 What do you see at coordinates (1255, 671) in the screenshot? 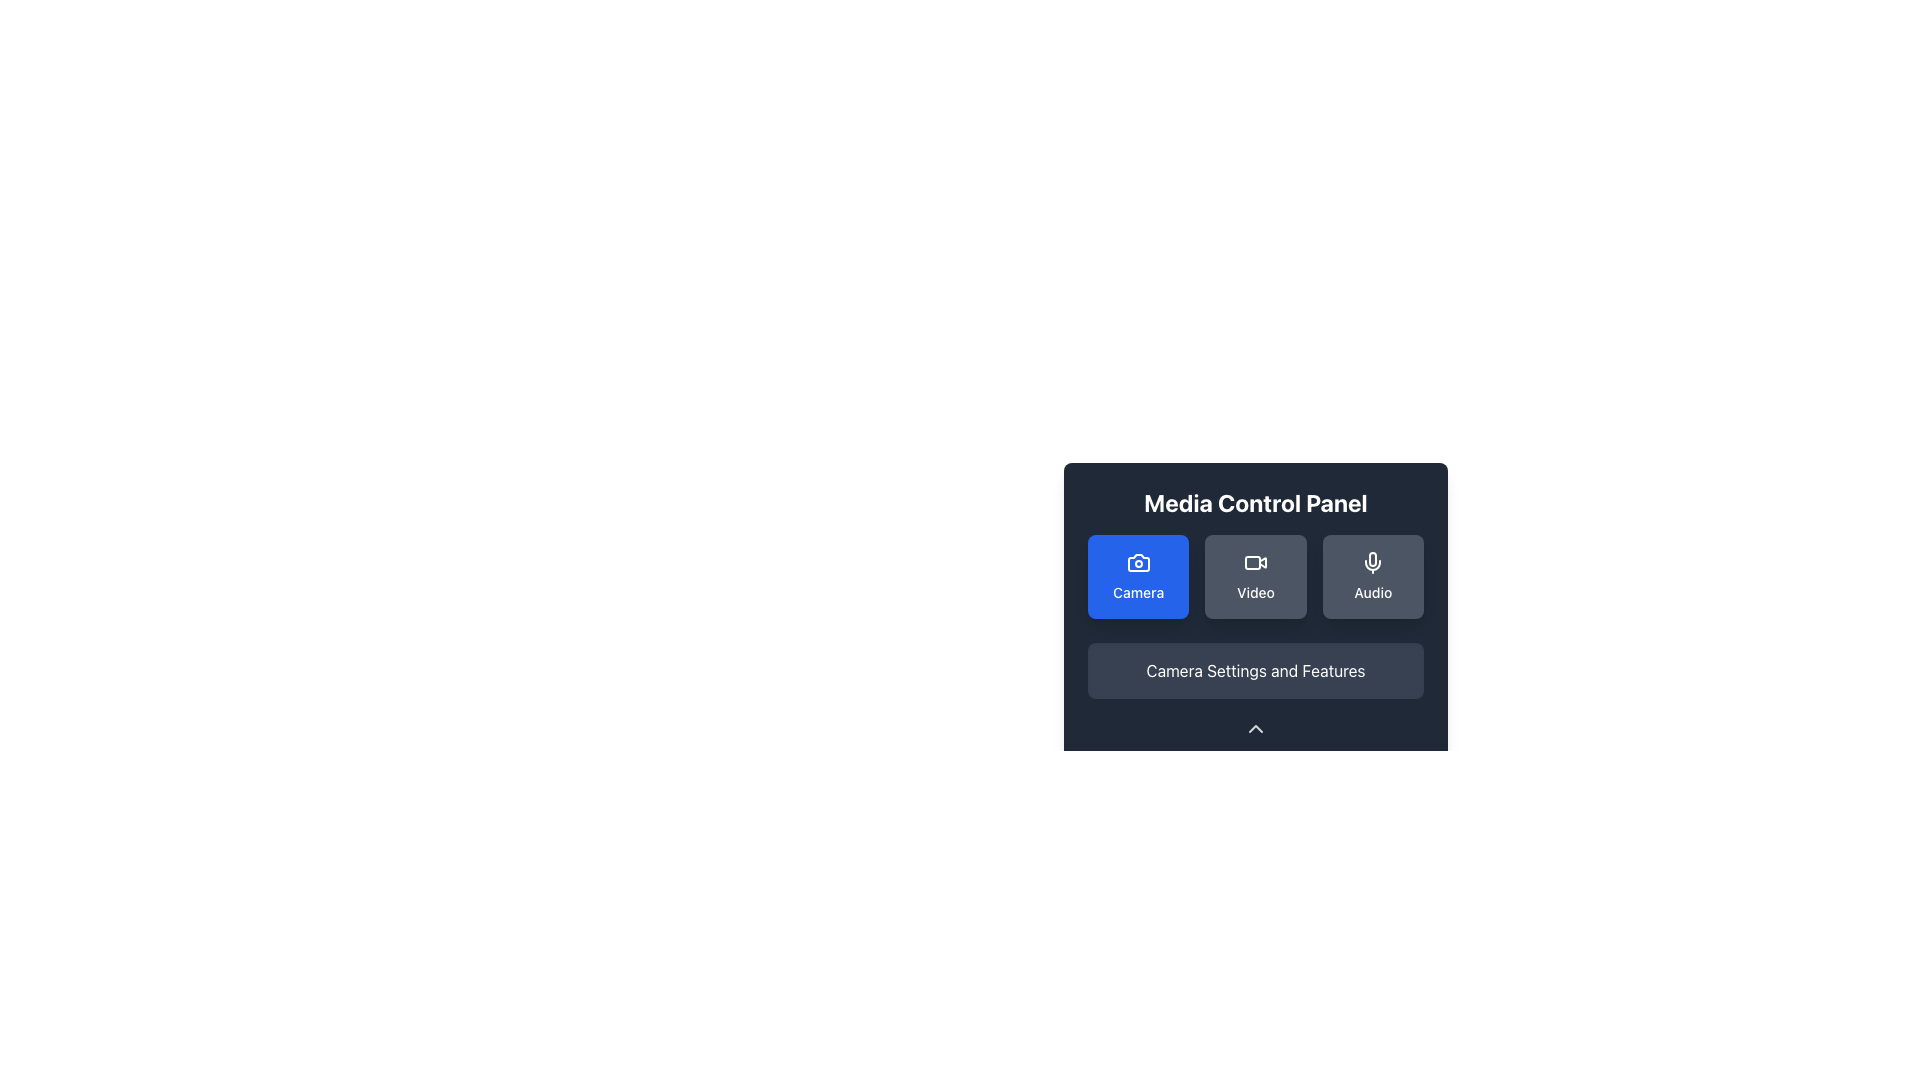
I see `the Text label that describes settings and features related to camera functionalities, located at the bottom of the Media Control Panel interface` at bounding box center [1255, 671].